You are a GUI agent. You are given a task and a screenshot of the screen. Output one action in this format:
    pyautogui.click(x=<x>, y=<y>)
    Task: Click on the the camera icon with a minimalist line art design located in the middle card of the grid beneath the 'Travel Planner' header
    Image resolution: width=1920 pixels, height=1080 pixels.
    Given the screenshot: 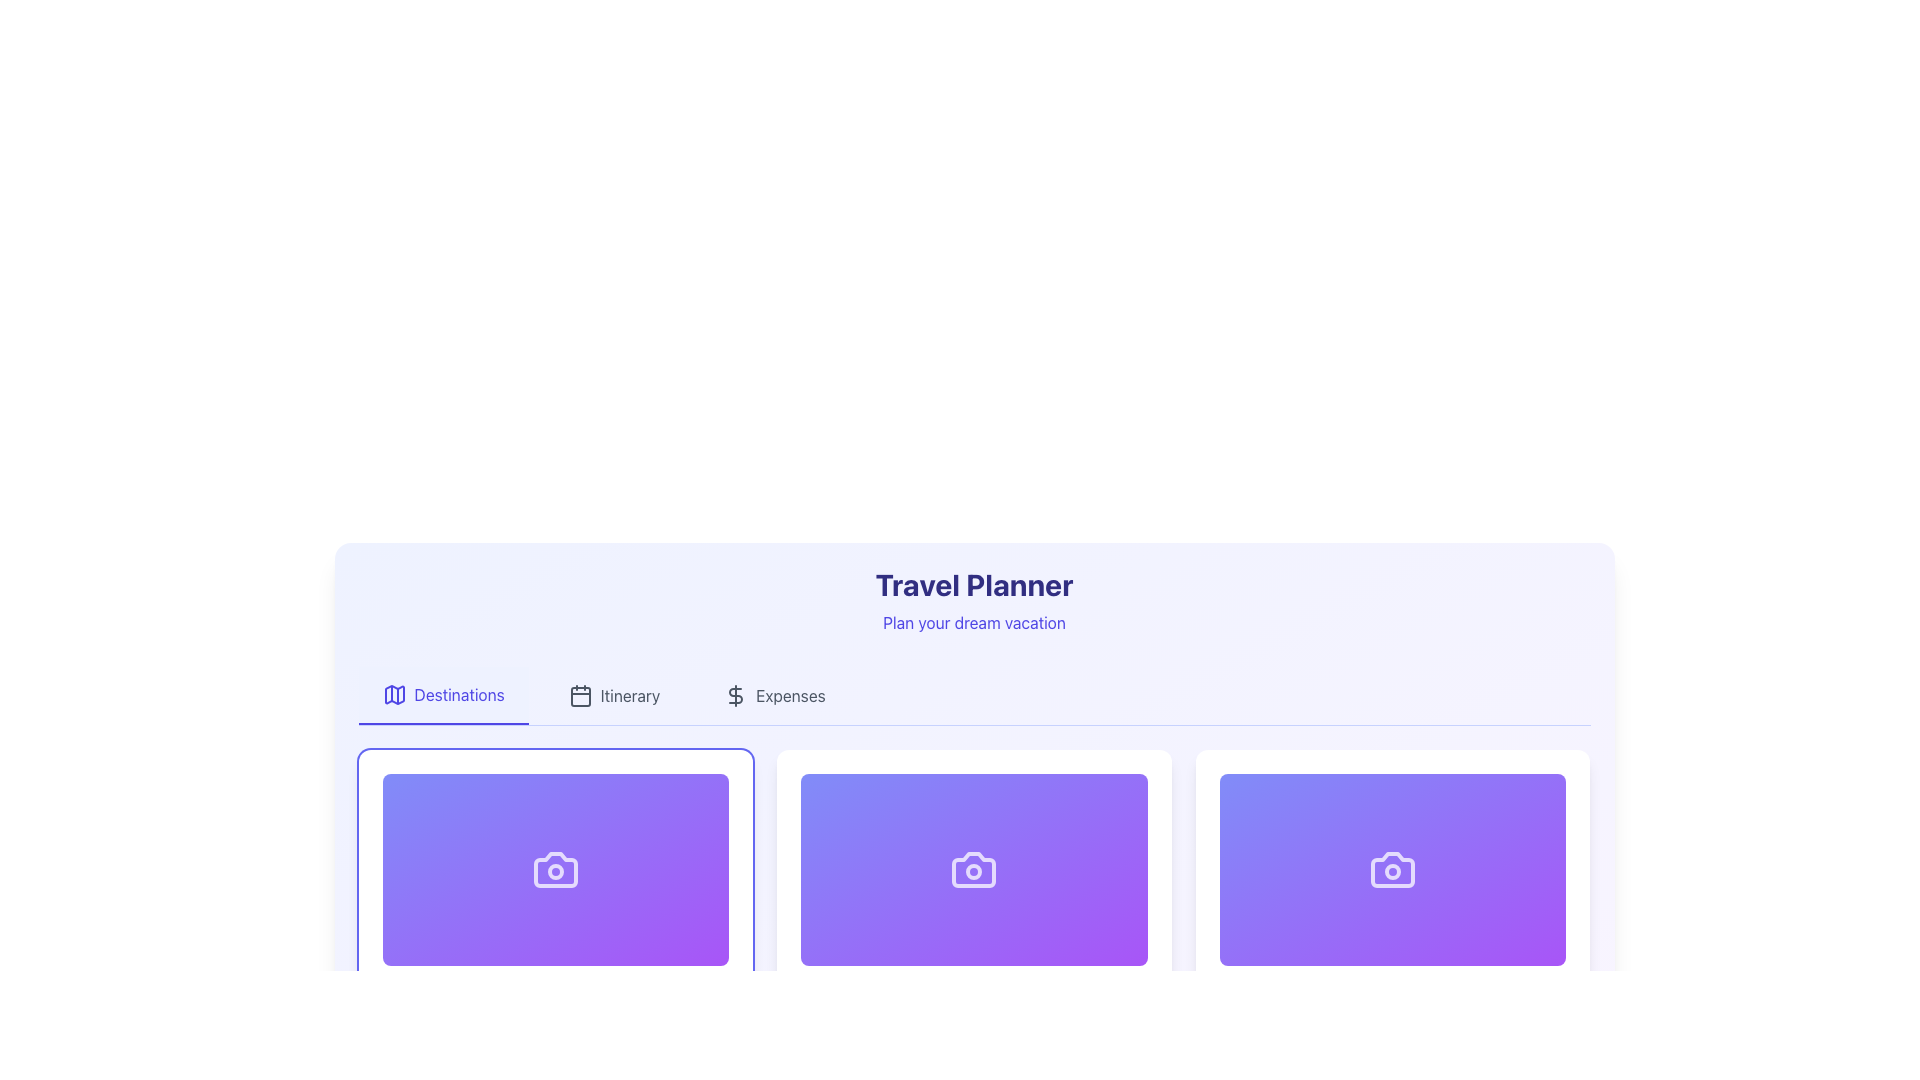 What is the action you would take?
    pyautogui.click(x=974, y=869)
    